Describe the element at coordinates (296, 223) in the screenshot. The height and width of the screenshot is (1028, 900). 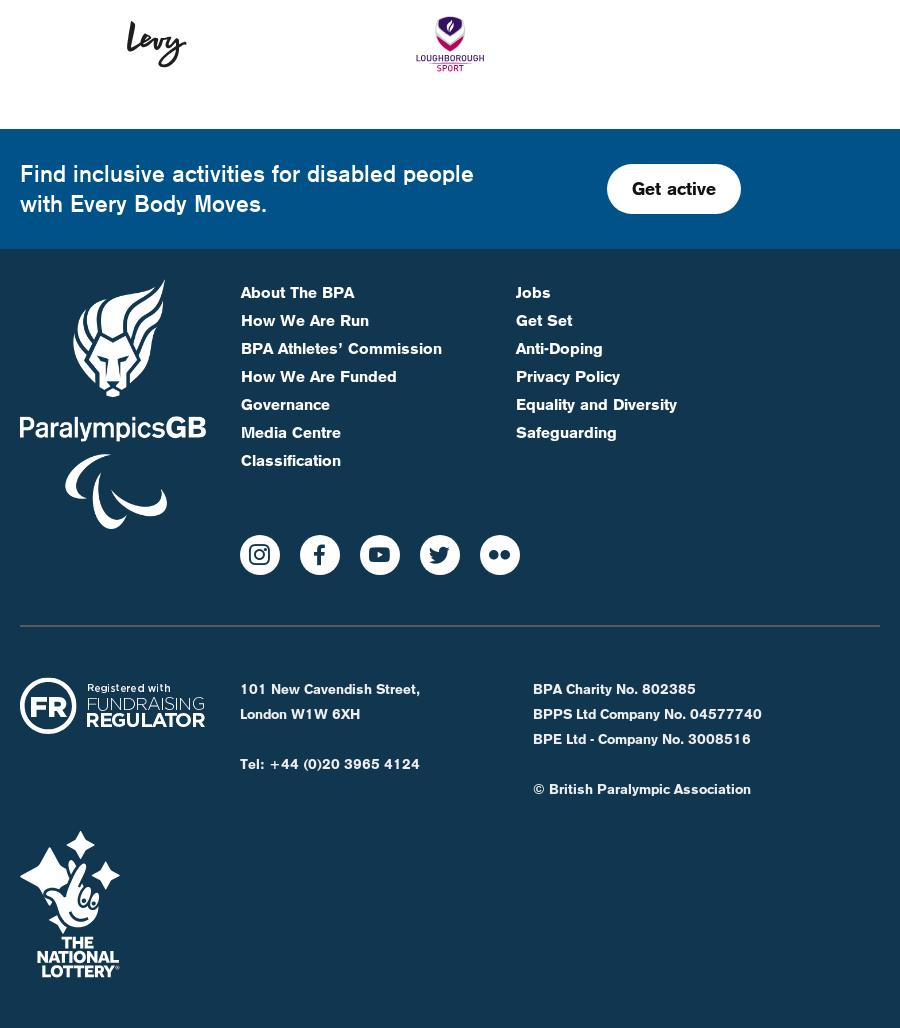
I see `'About The BPA'` at that location.